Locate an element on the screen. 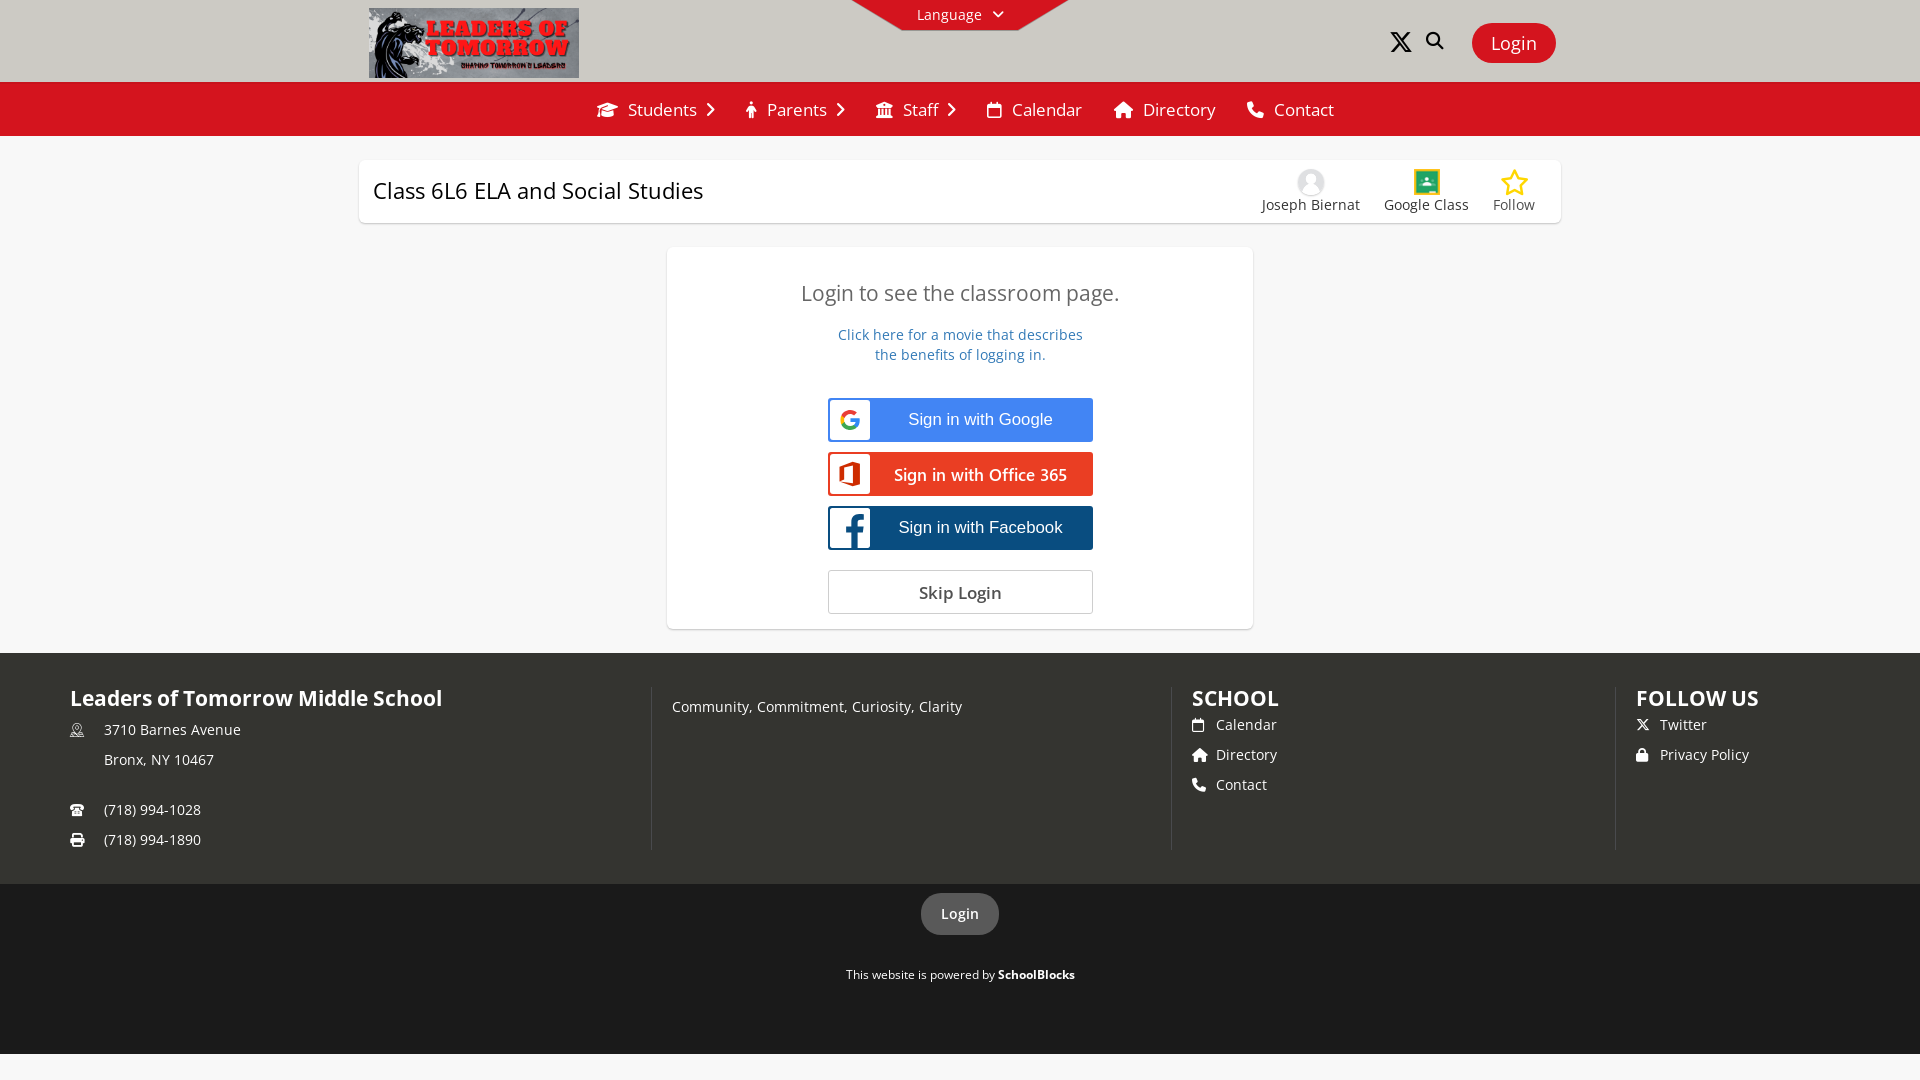  'Students' is located at coordinates (656, 110).